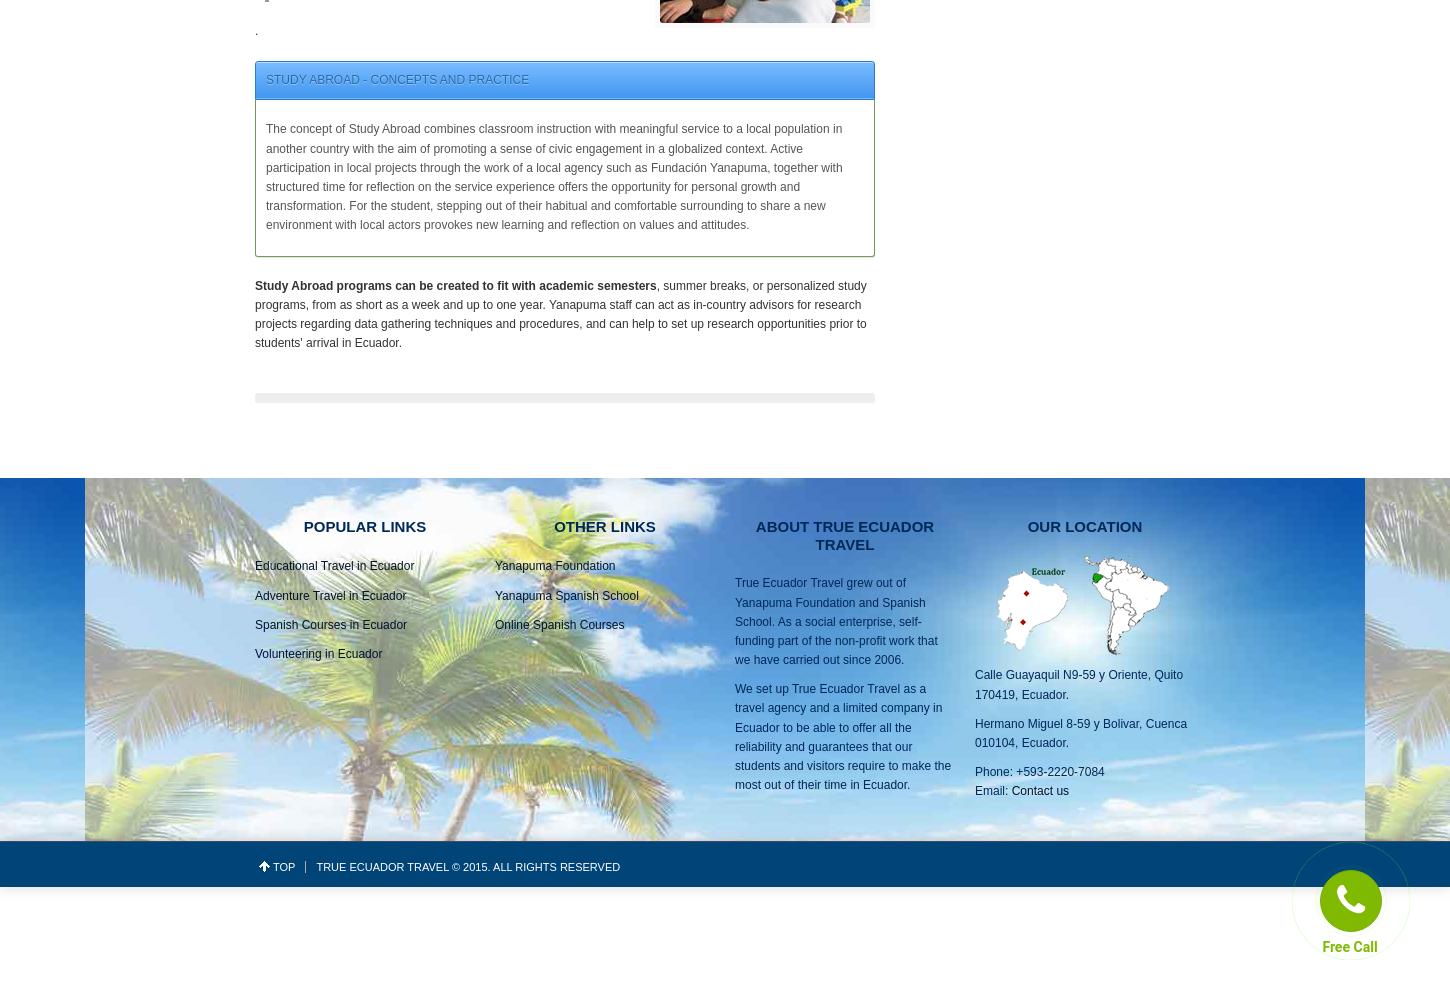  Describe the element at coordinates (315, 866) in the screenshot. I see `'True Ecuador Travel © 2015. All rights reserved'` at that location.